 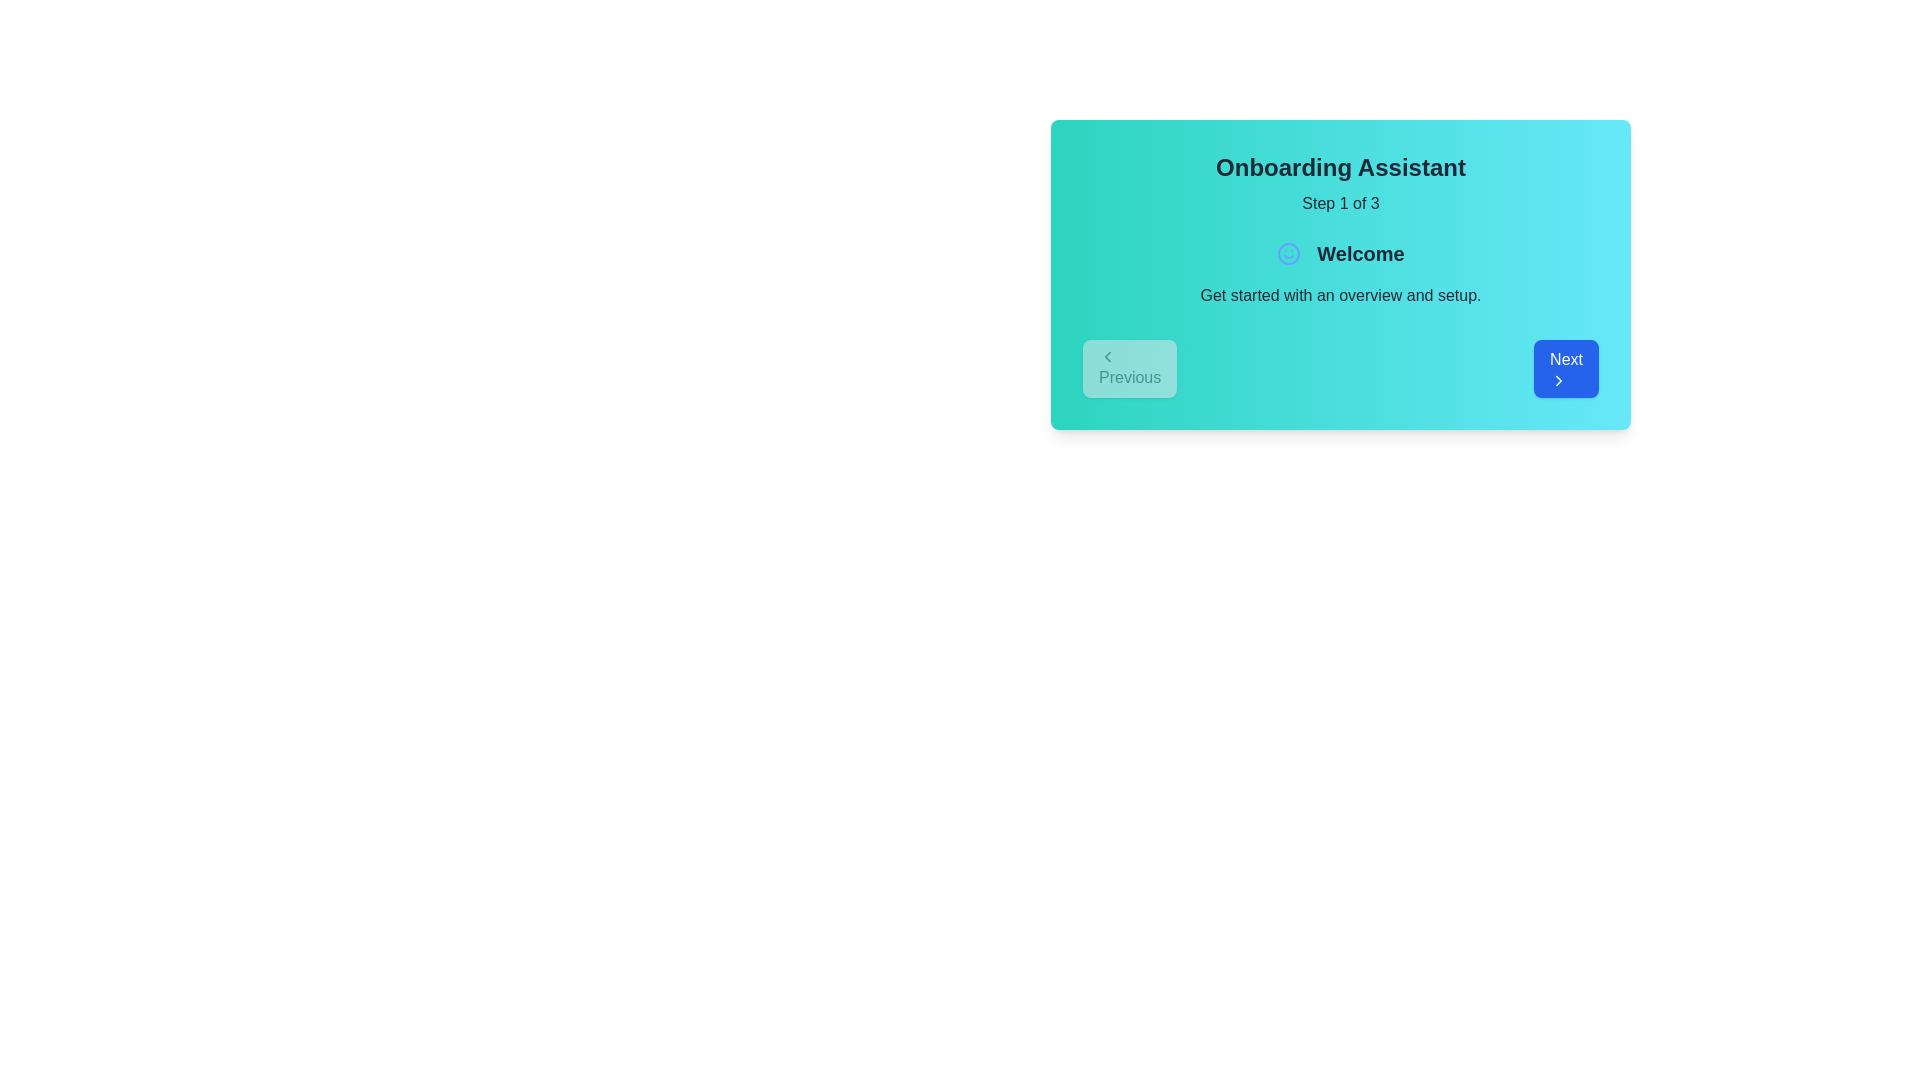 What do you see at coordinates (1340, 184) in the screenshot?
I see `the text element that introduces the user to a multi-step process, indicating the current progress as step 1 out of 3, located at the top center of a rounded rectangular card-like section with a gradient teal-to-cyan background` at bounding box center [1340, 184].